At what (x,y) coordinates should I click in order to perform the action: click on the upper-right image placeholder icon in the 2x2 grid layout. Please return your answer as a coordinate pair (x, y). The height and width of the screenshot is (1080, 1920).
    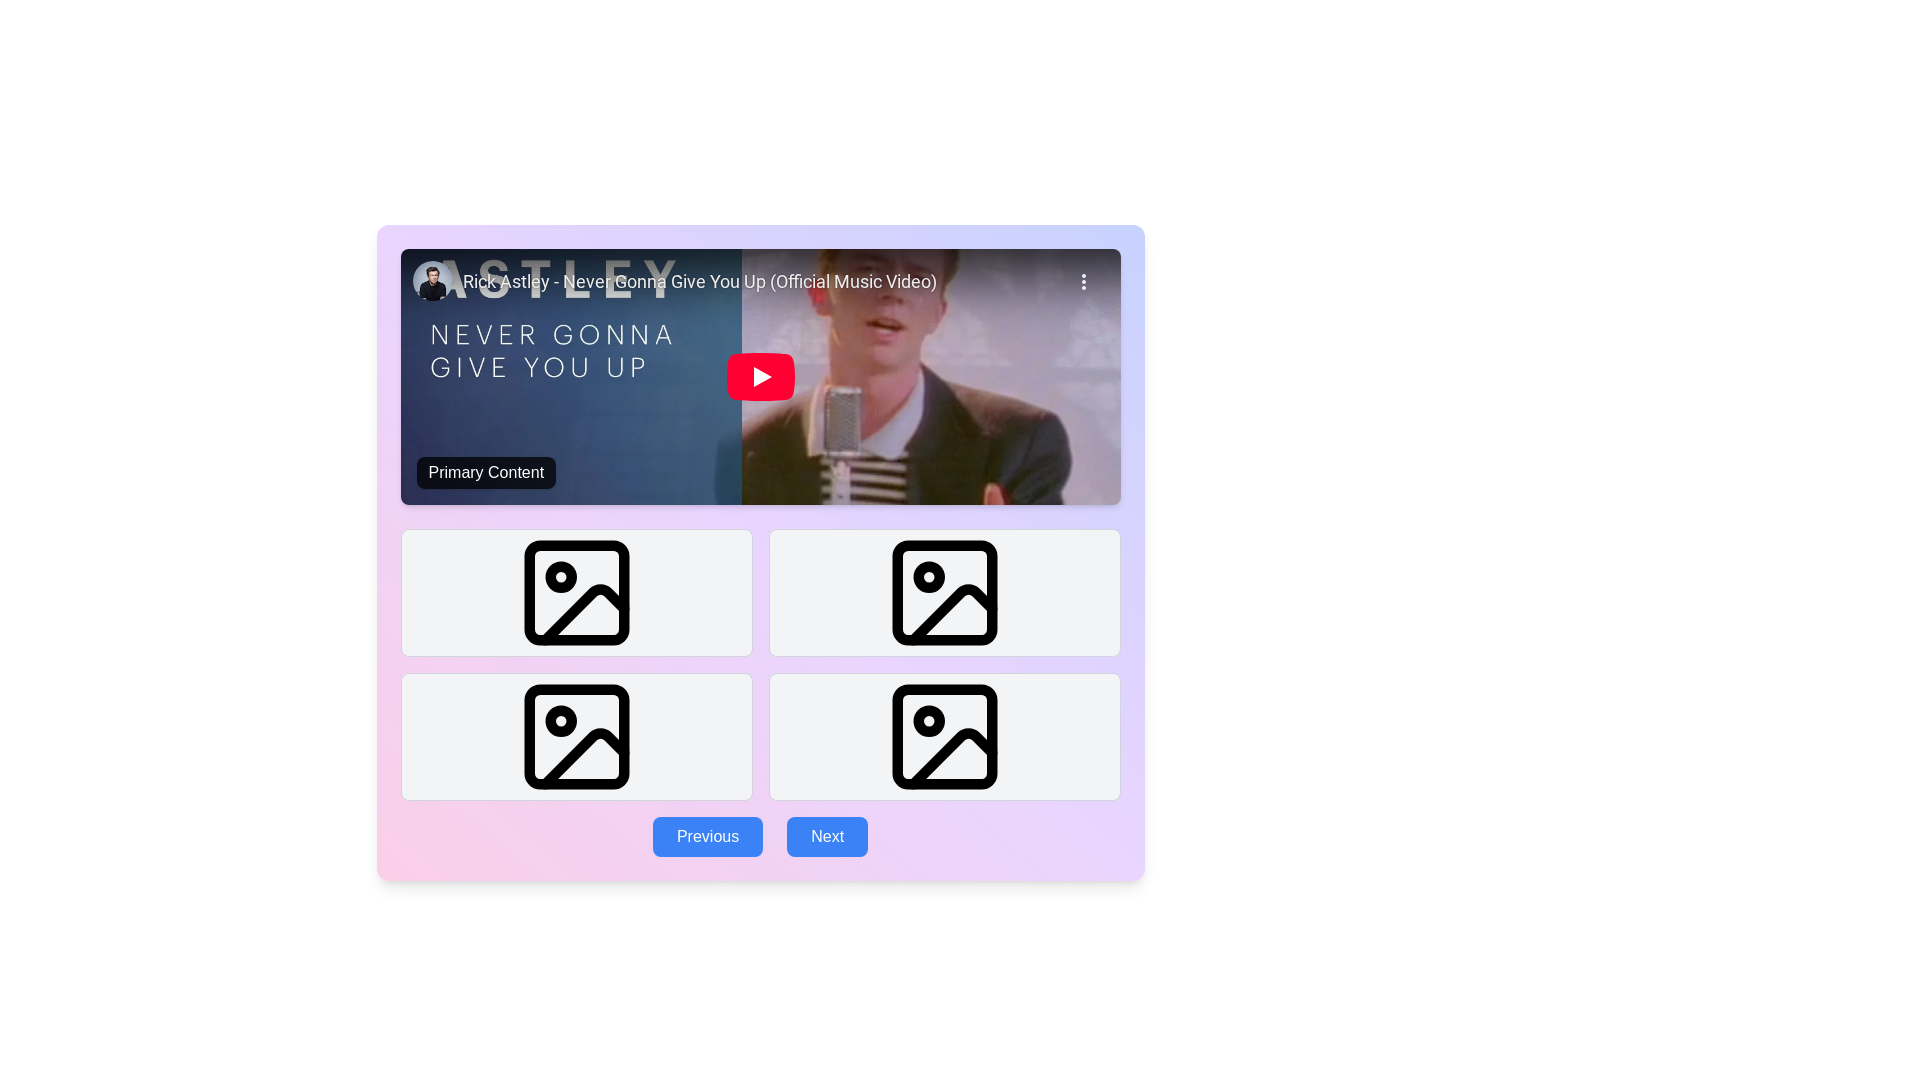
    Looking at the image, I should click on (951, 613).